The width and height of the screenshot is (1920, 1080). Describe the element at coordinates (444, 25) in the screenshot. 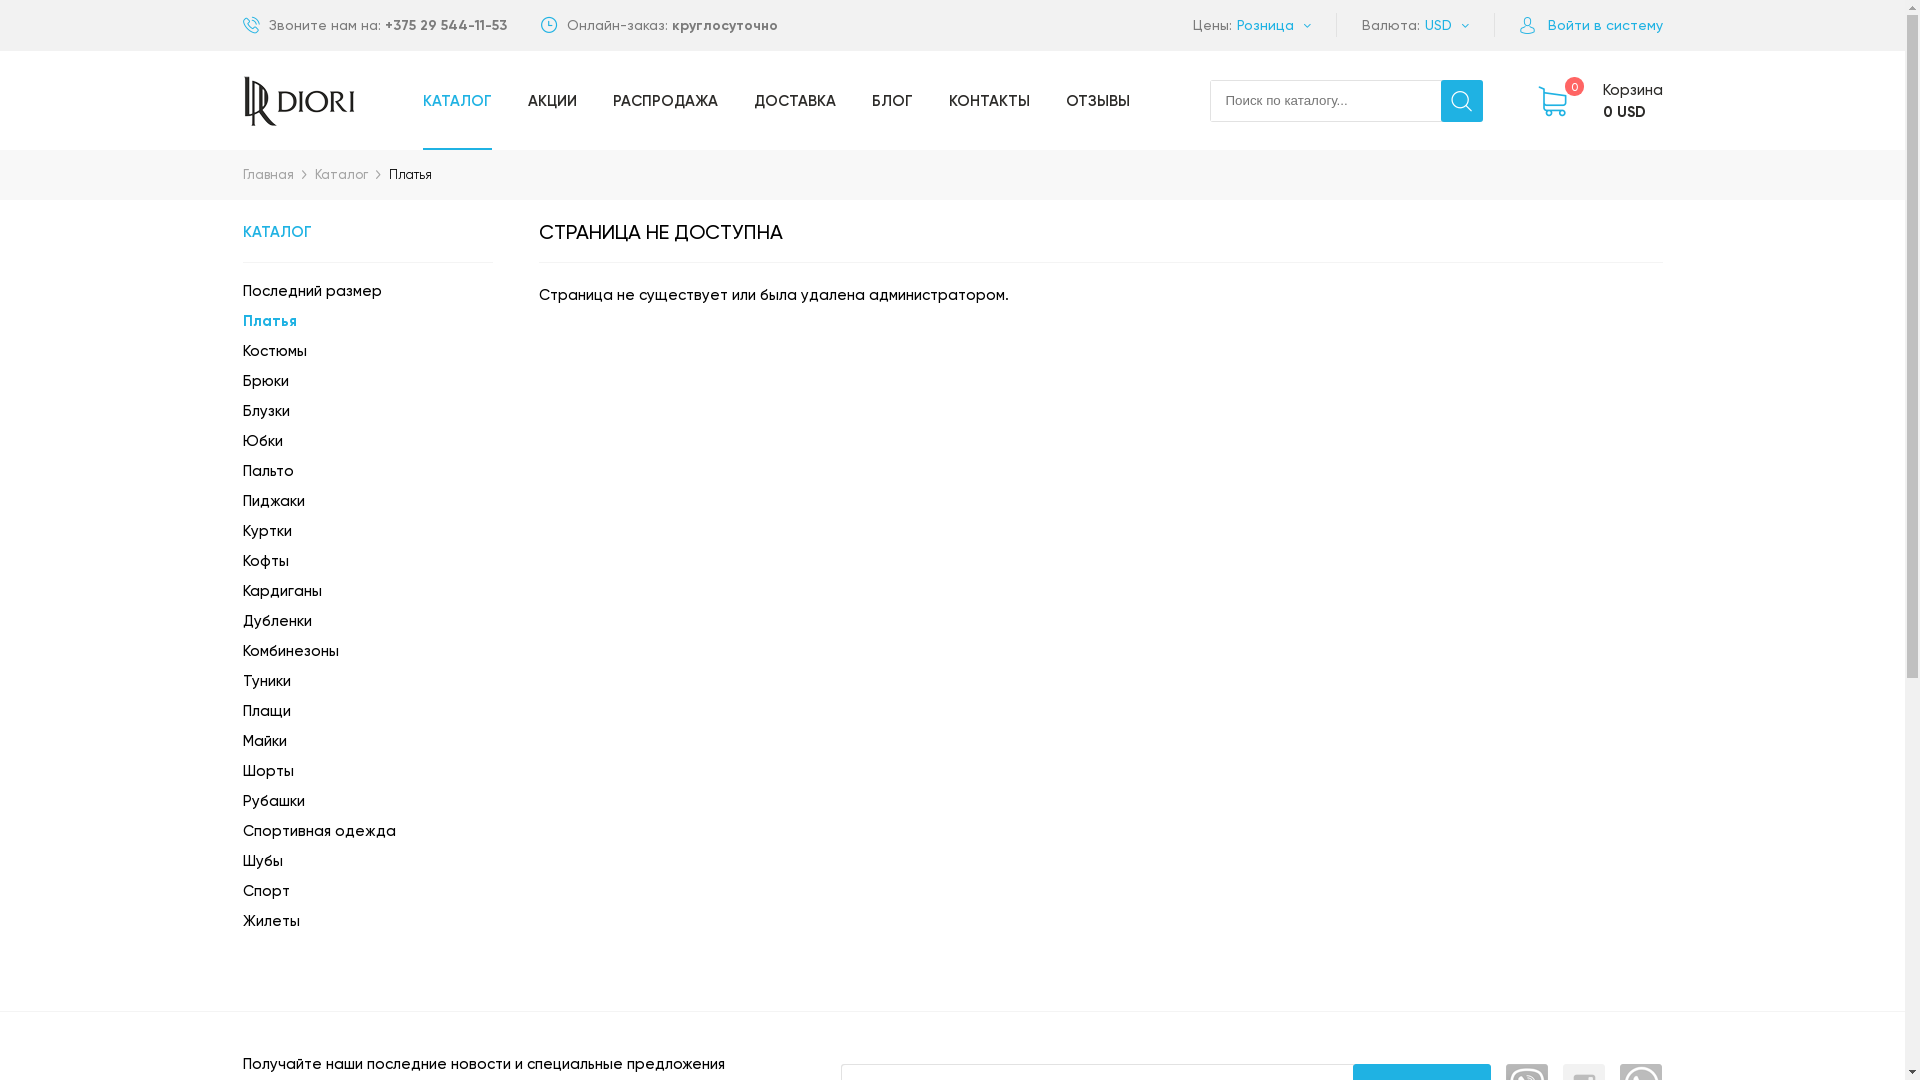

I see `'+375 29 544-11-53'` at that location.